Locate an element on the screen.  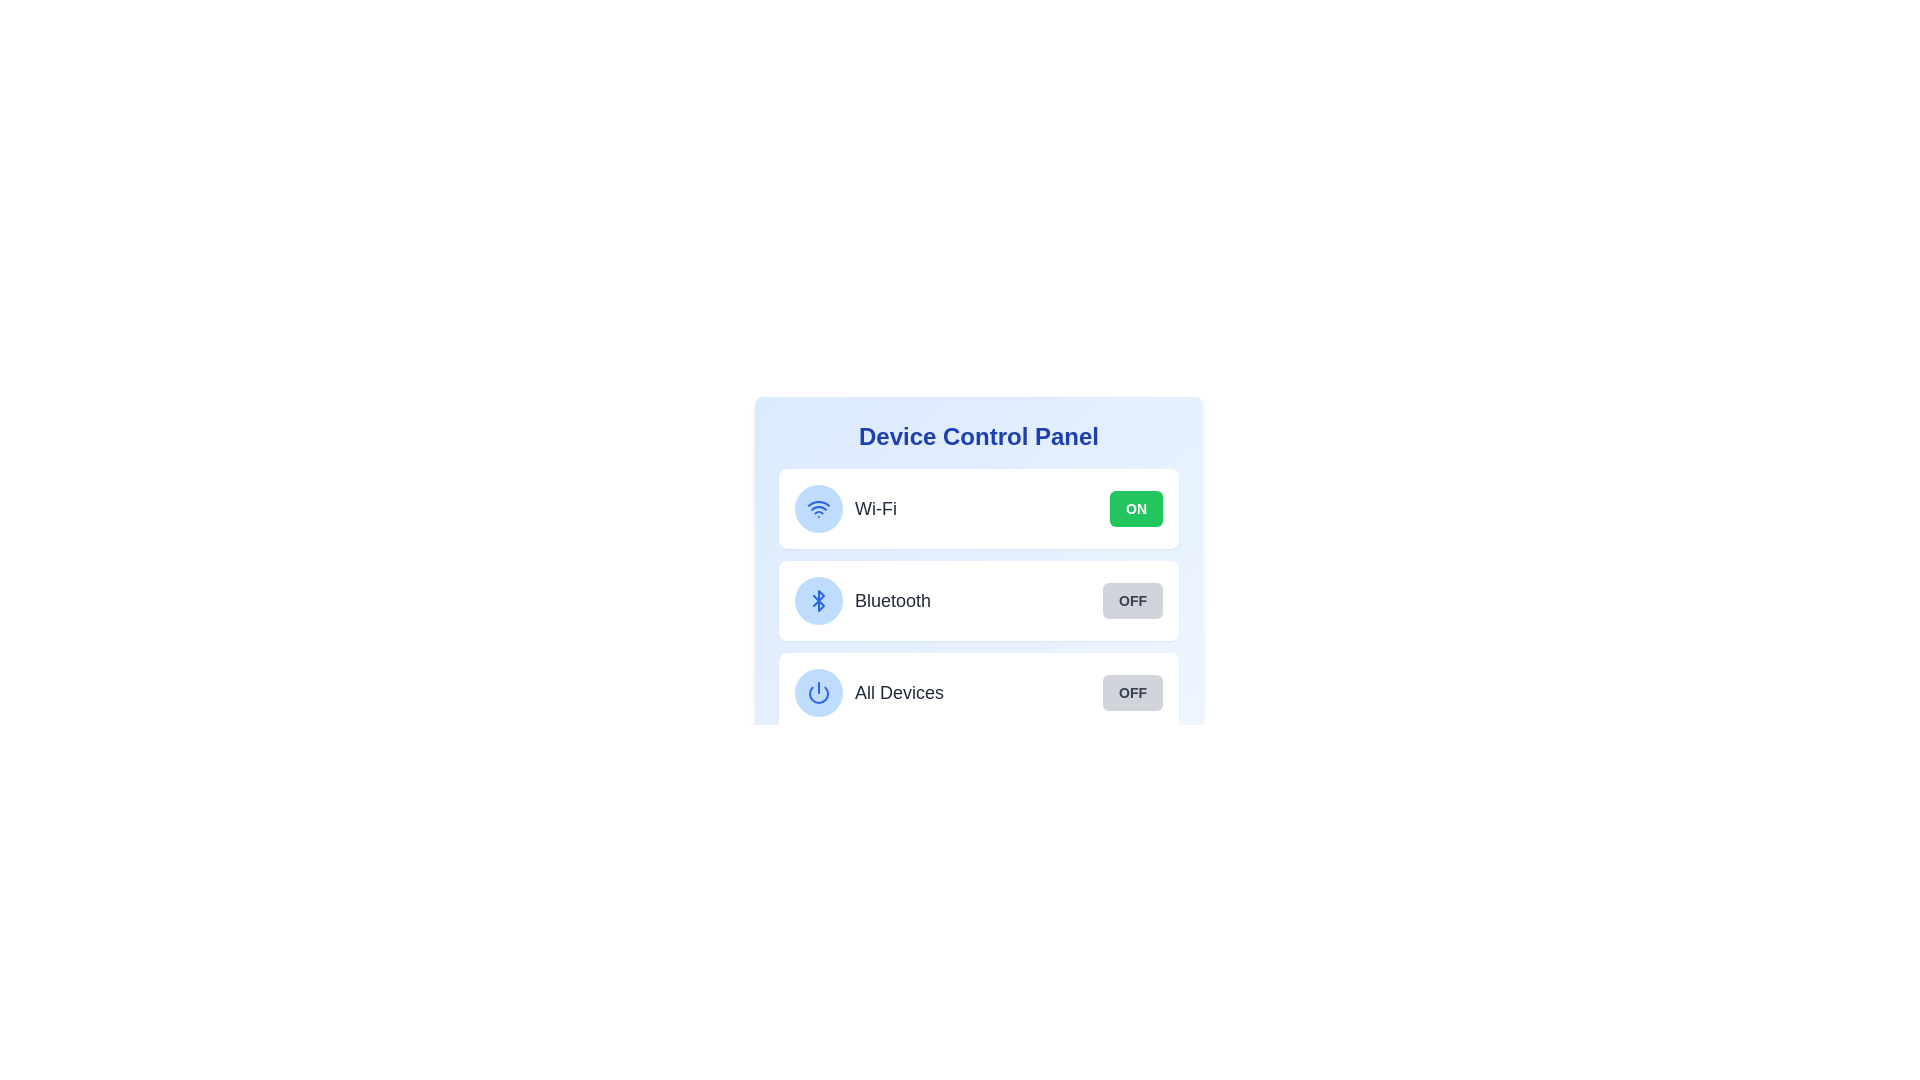
the 'Bluetooth' label with its accompanying icon is located at coordinates (863, 600).